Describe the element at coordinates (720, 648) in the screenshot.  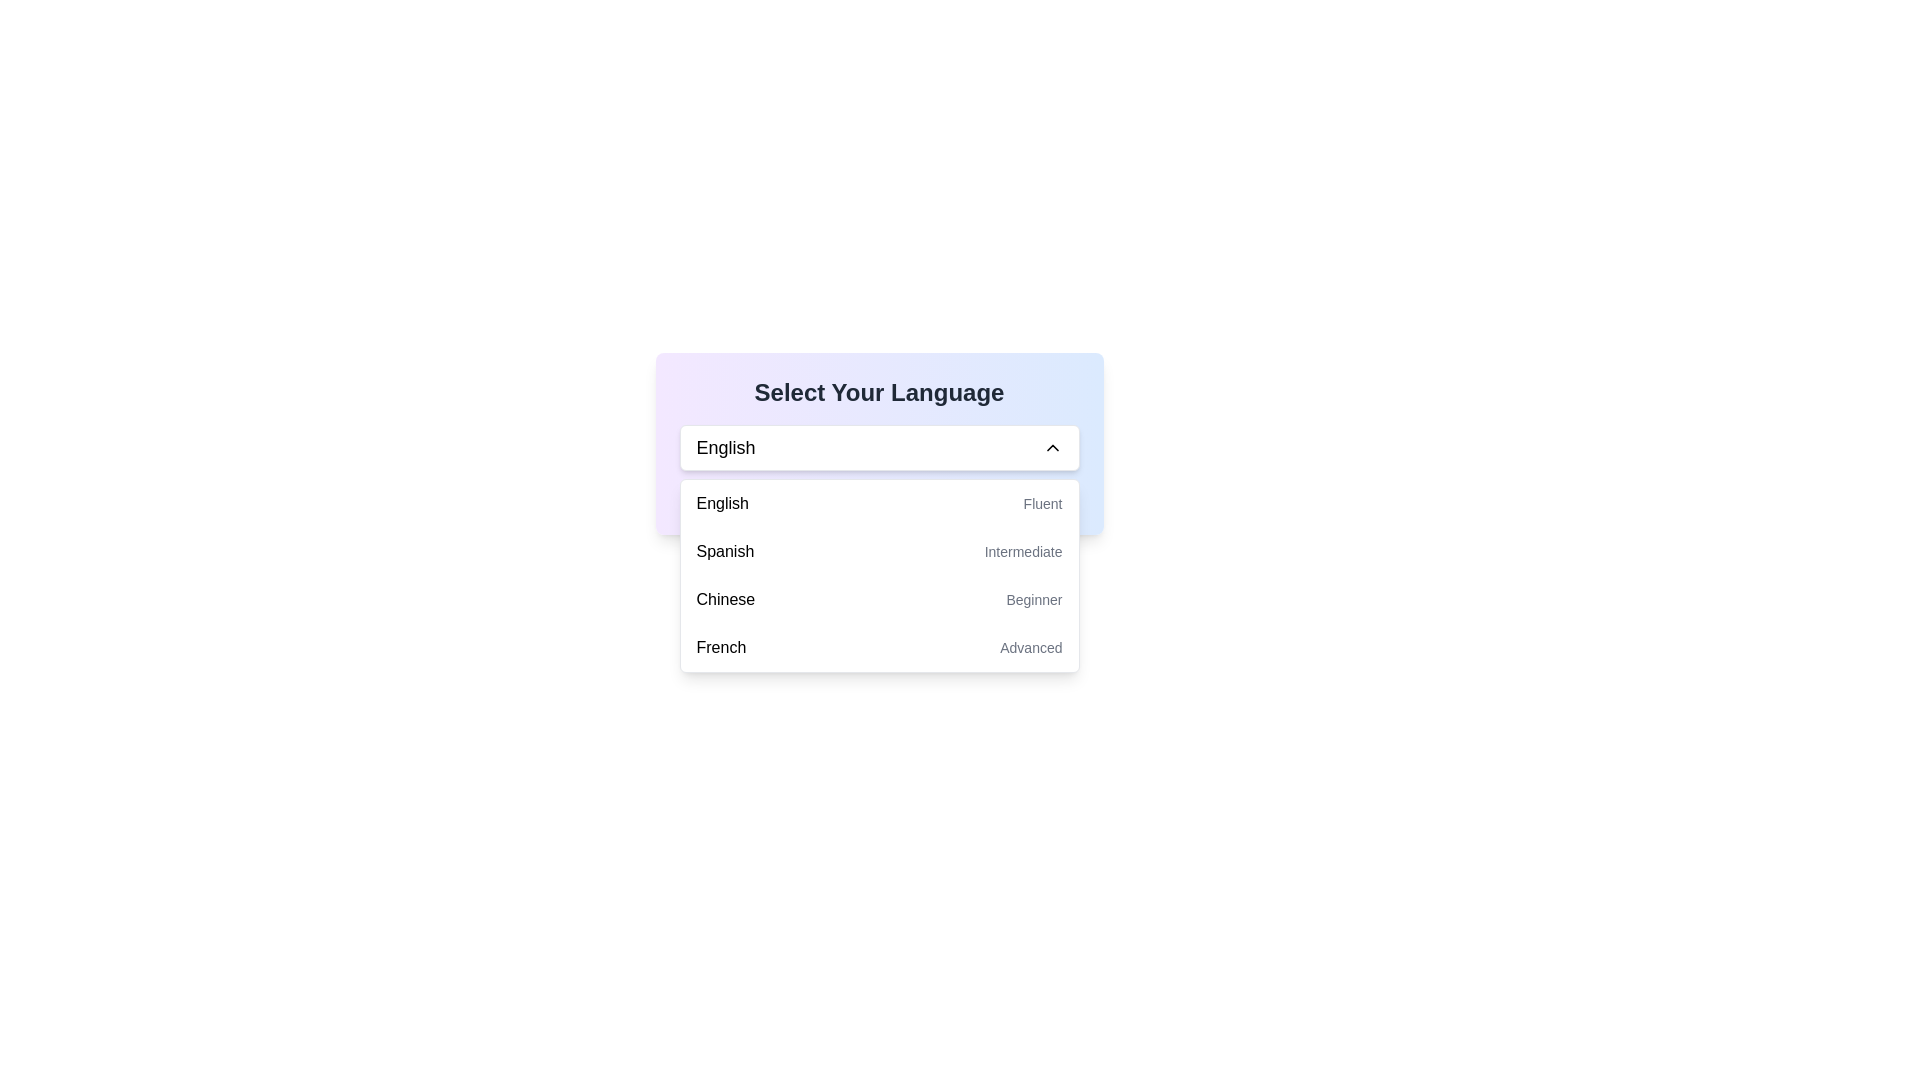
I see `the 'French' text label in the dropdown list indicating language selection, which is positioned before the word 'Advanced'` at that location.